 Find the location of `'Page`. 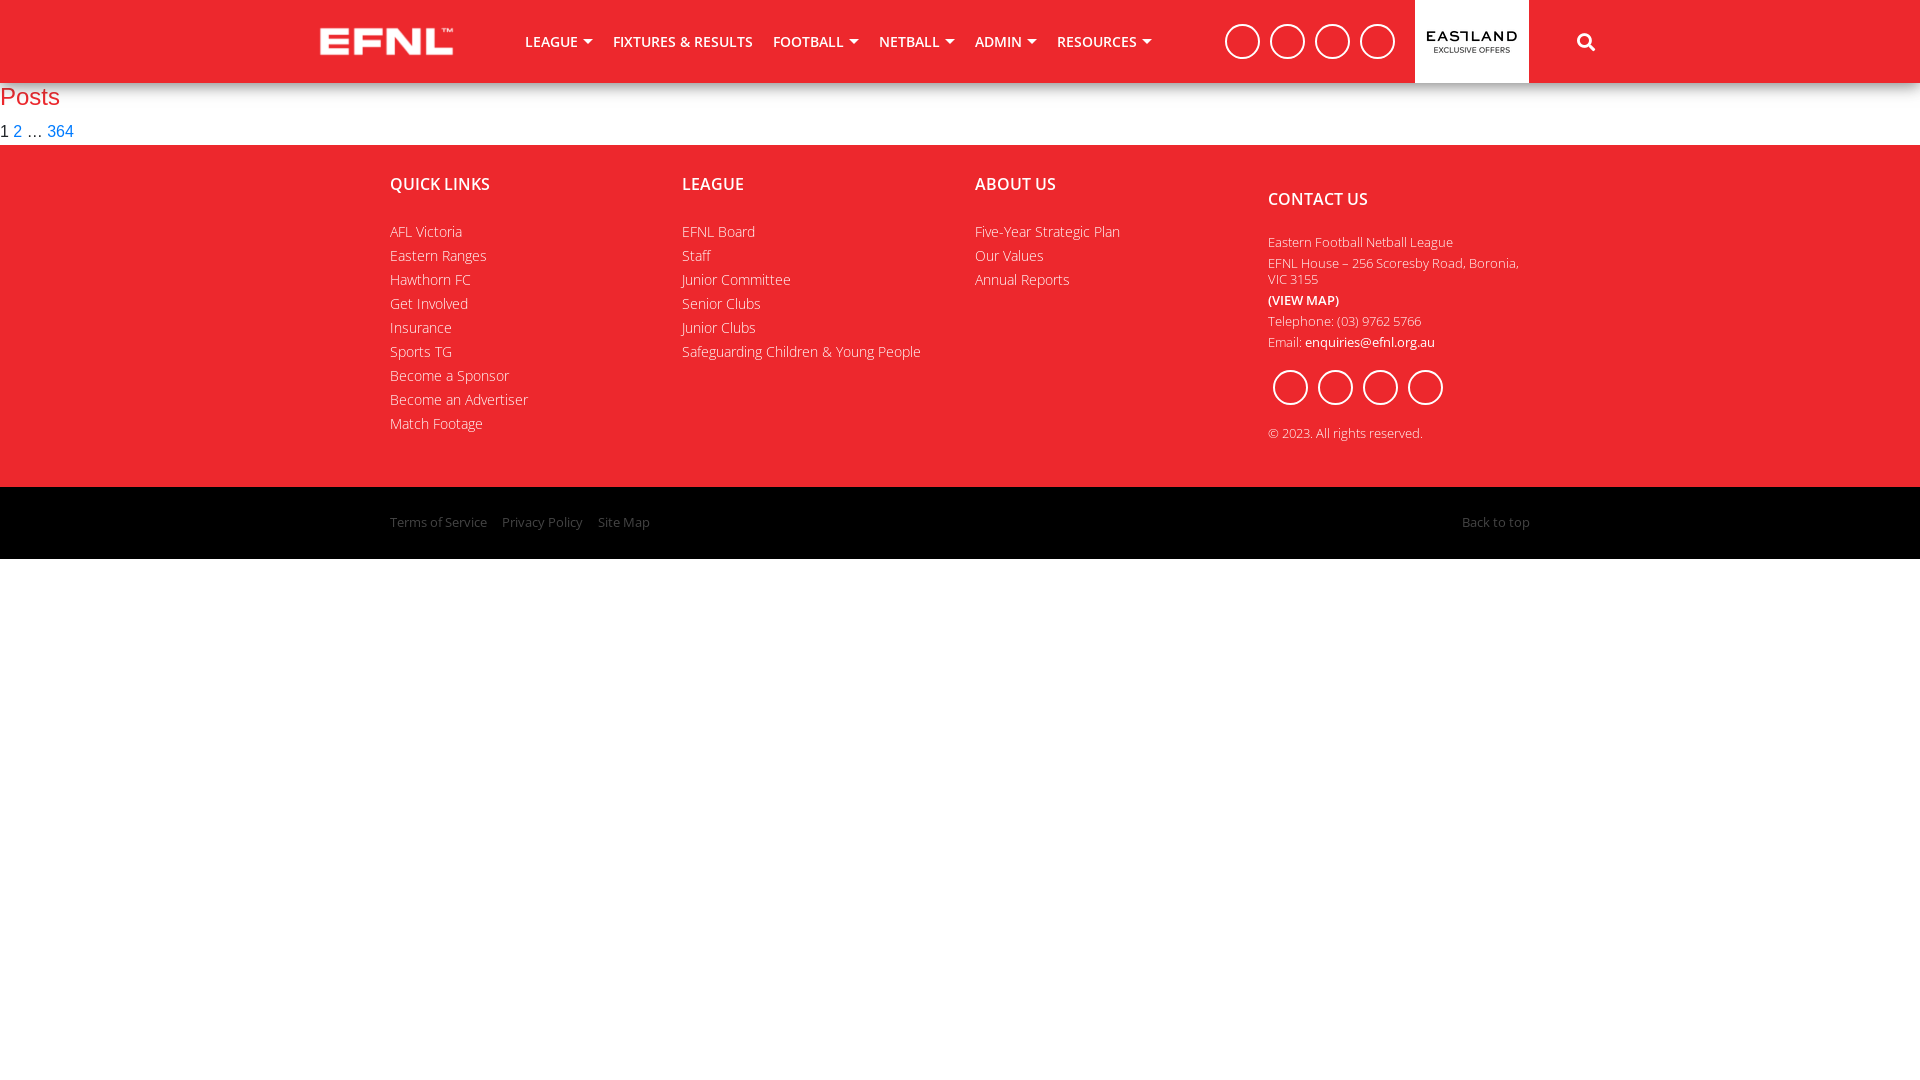

'Page is located at coordinates (17, 131).